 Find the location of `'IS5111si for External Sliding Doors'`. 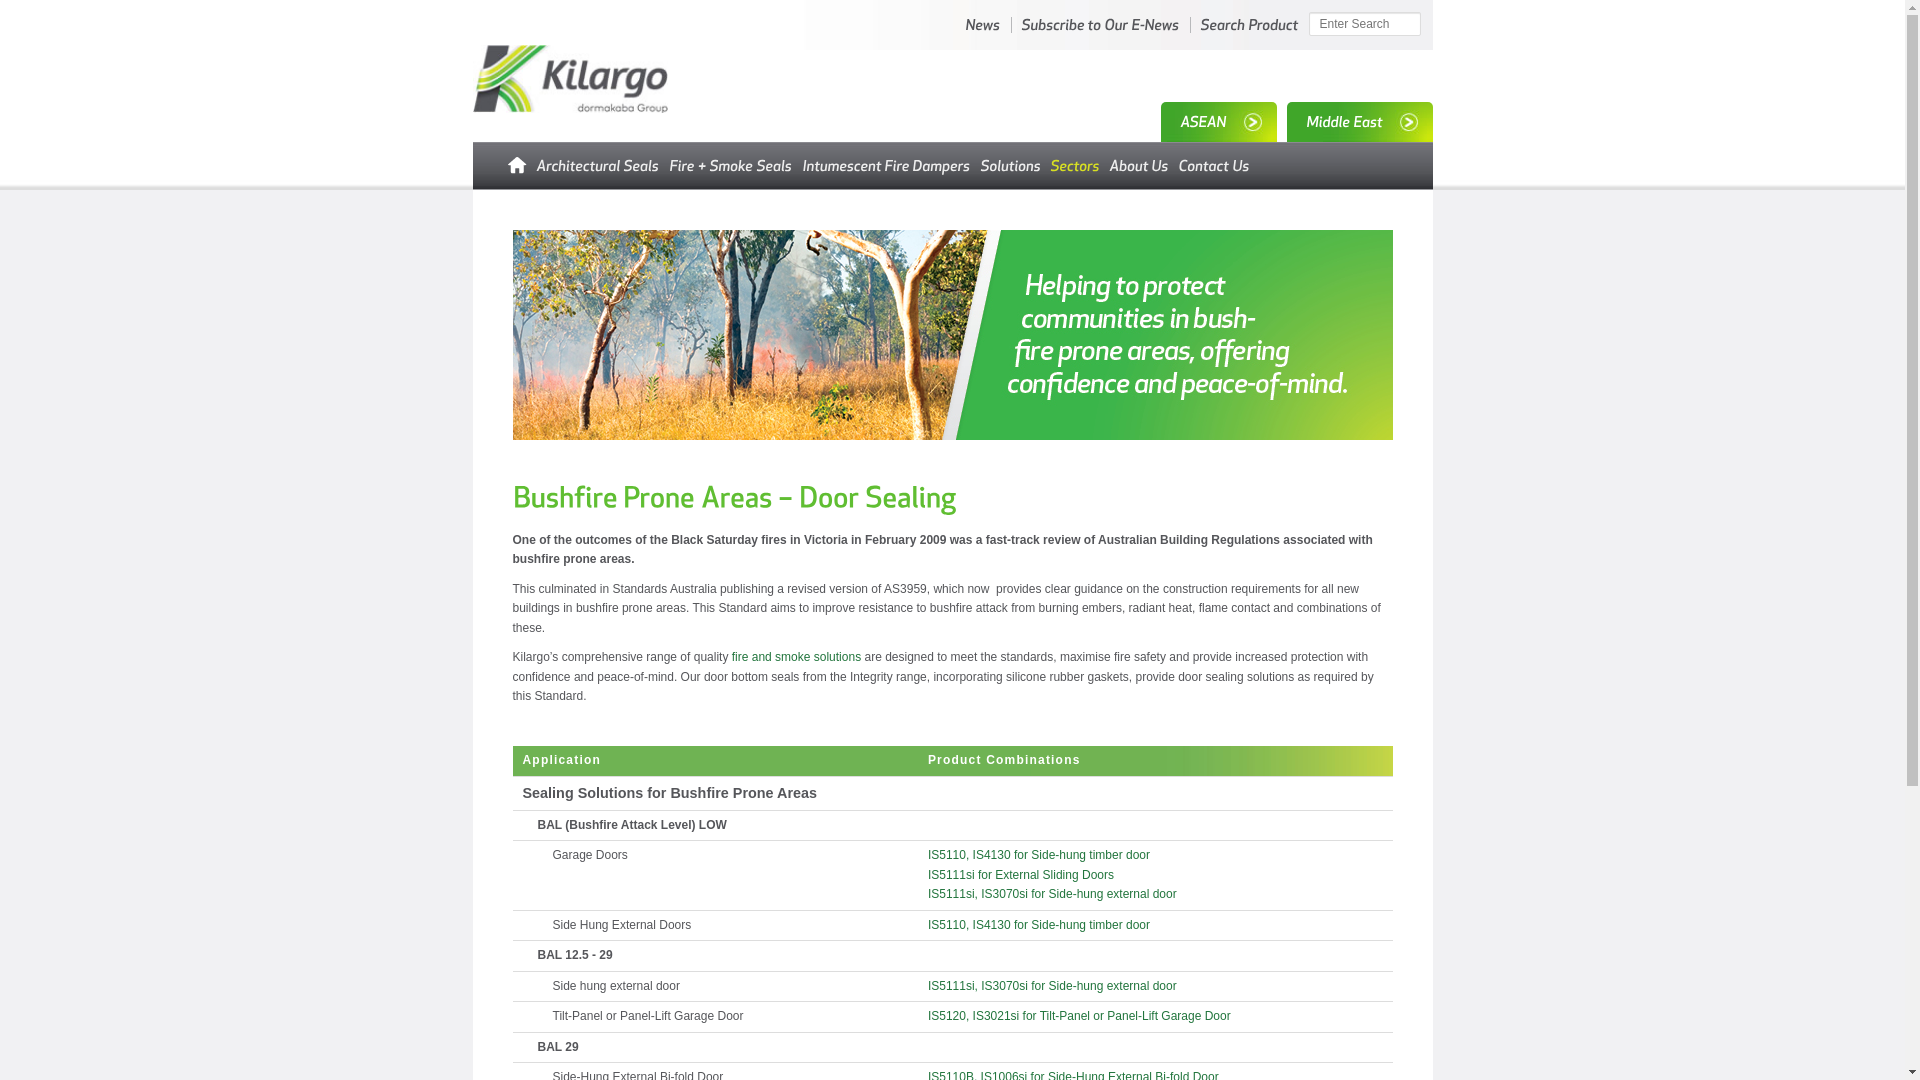

'IS5111si for External Sliding Doors' is located at coordinates (1021, 874).